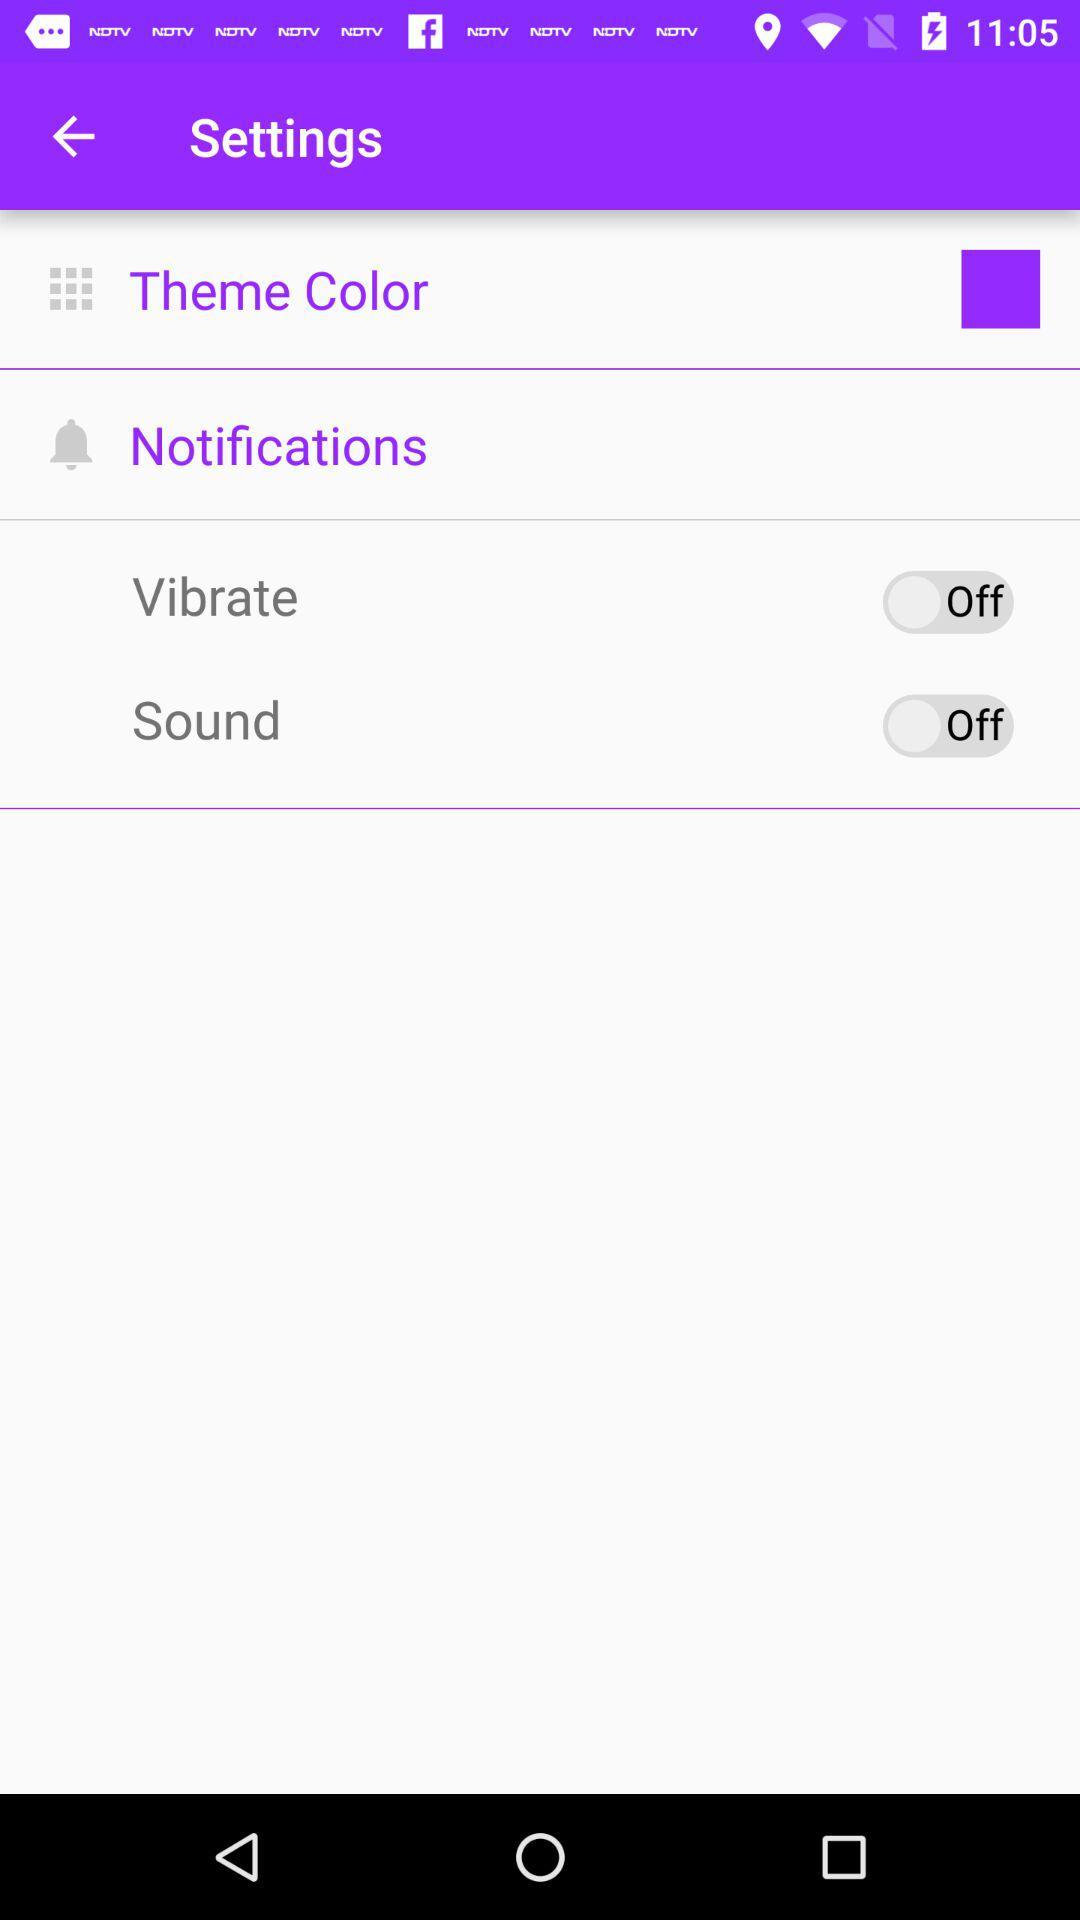 The width and height of the screenshot is (1080, 1920). I want to click on vibrate, so click(947, 601).